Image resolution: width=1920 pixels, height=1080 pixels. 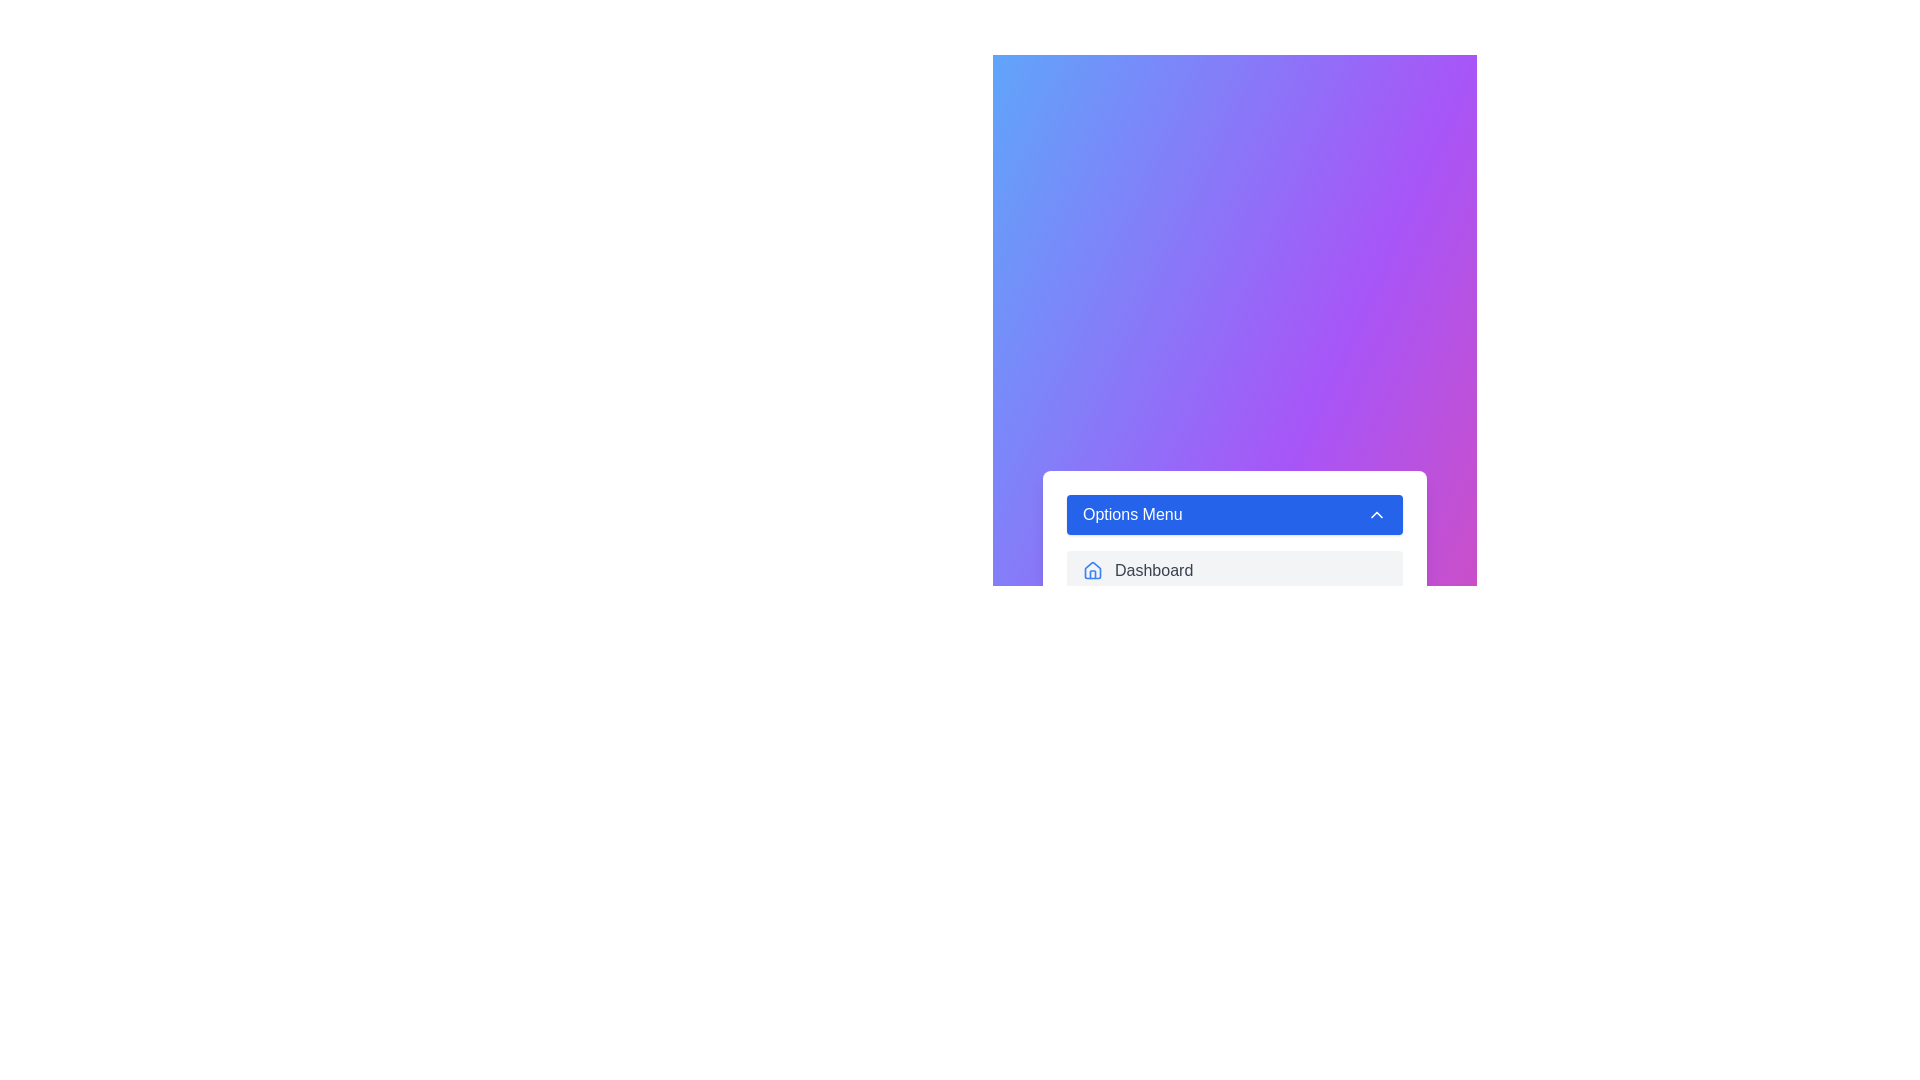 I want to click on the 'Options Menu' button to toggle the visibility of the menu, so click(x=1233, y=514).